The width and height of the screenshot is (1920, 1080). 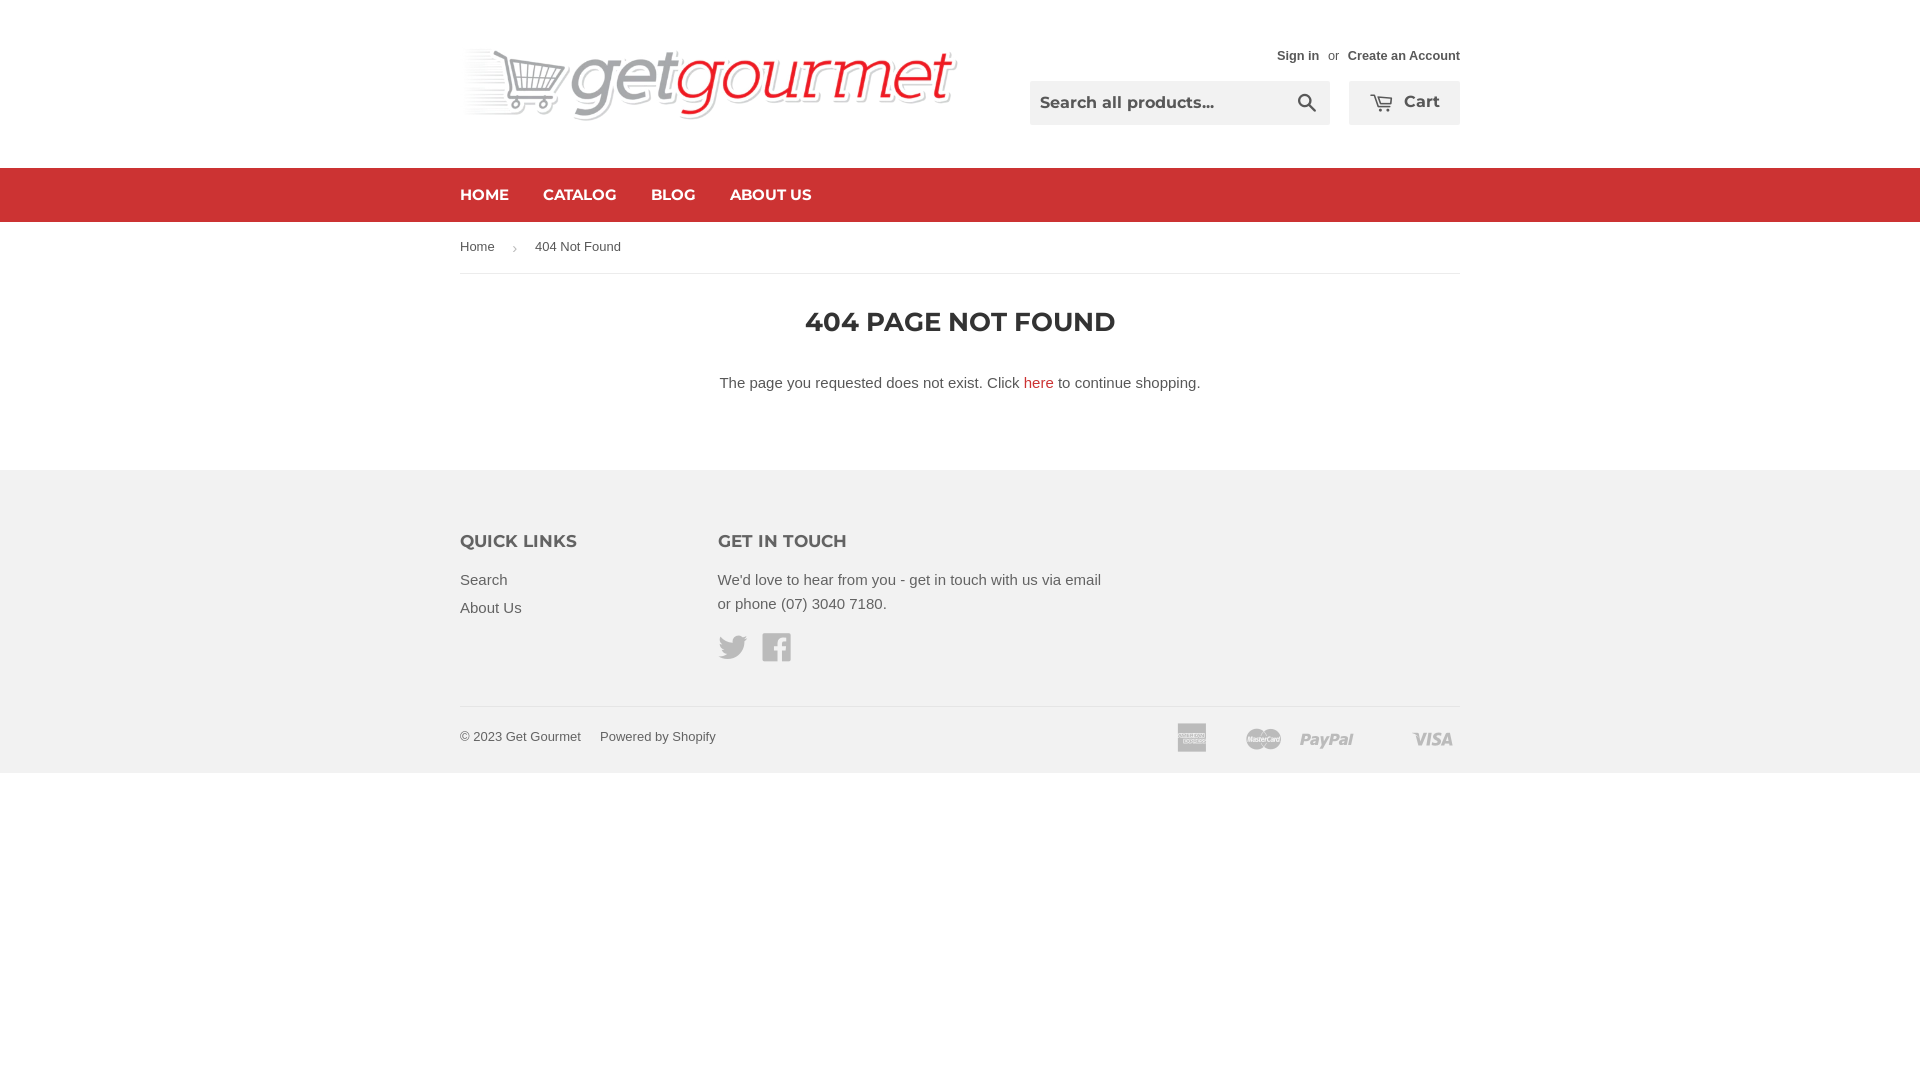 I want to click on 'Powered by Shopify', so click(x=599, y=736).